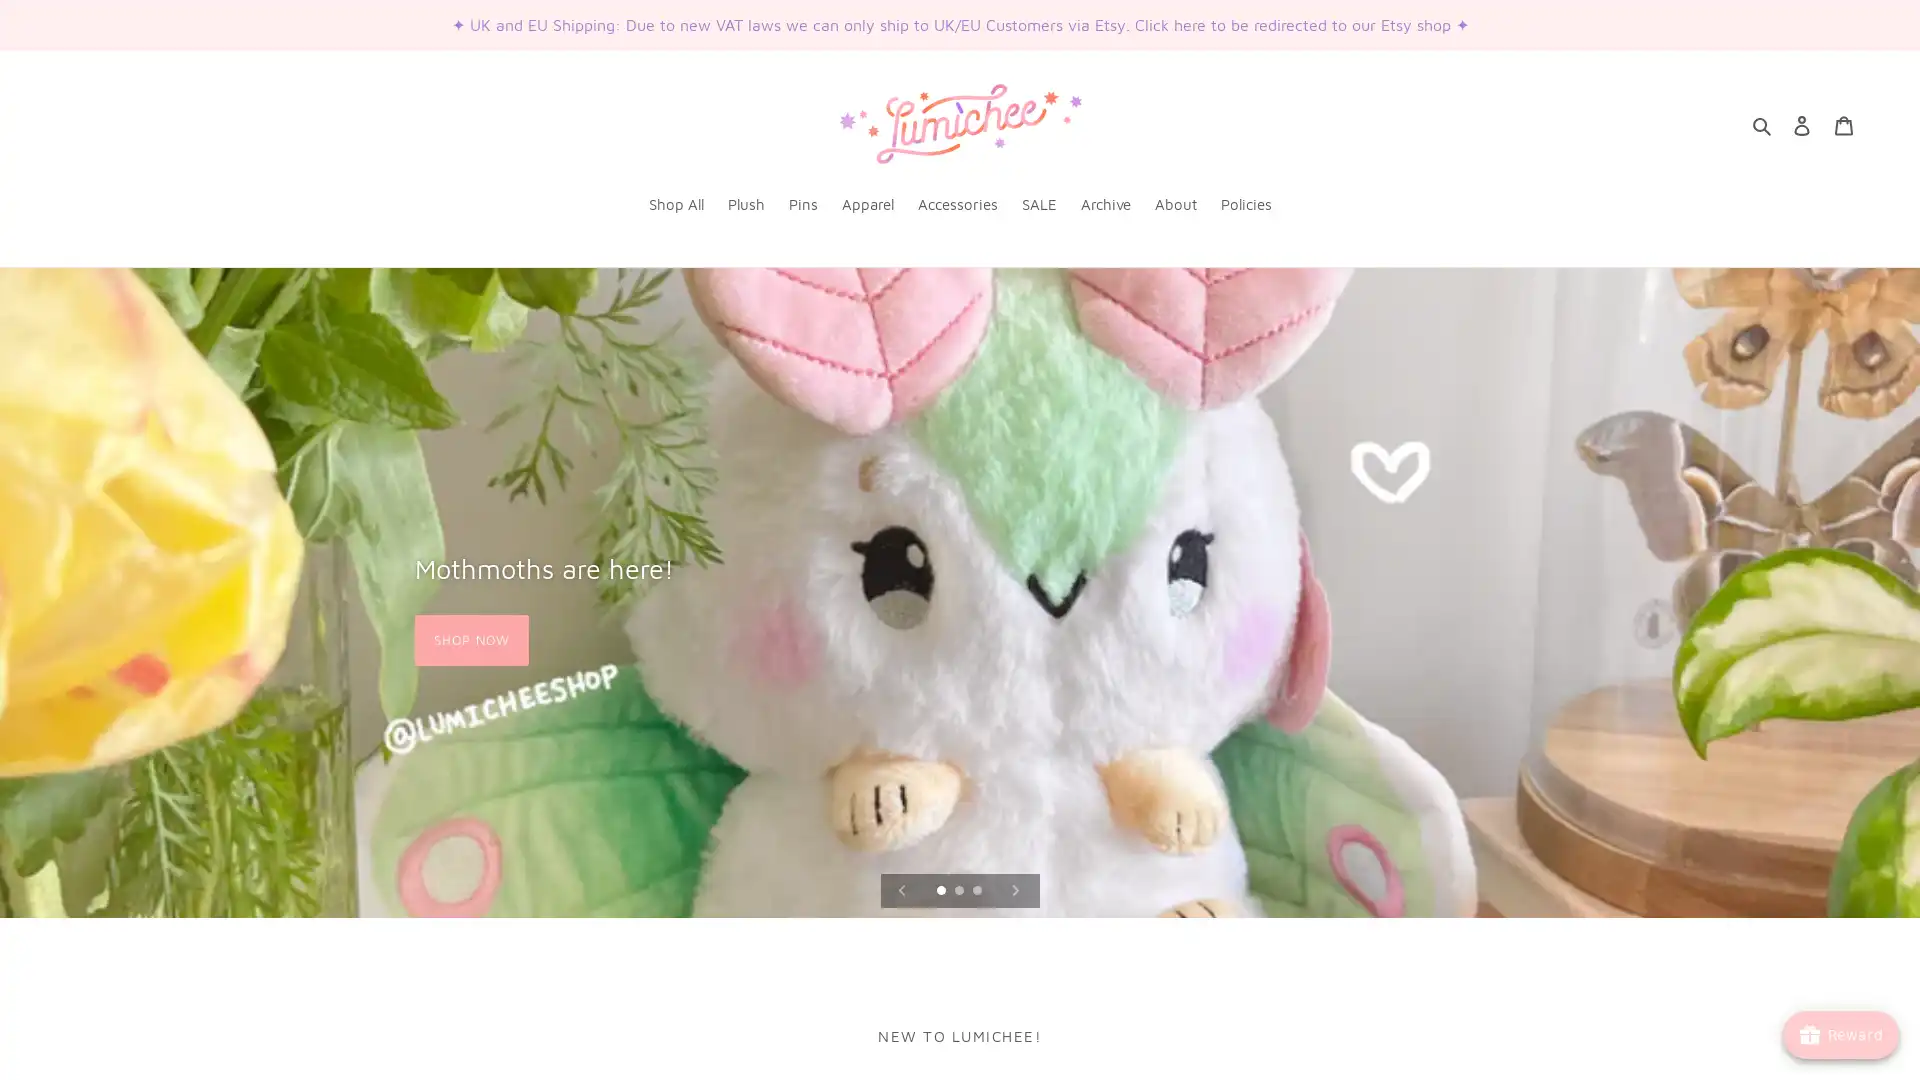 The width and height of the screenshot is (1920, 1080). Describe the element at coordinates (1014, 889) in the screenshot. I see `Next slide` at that location.